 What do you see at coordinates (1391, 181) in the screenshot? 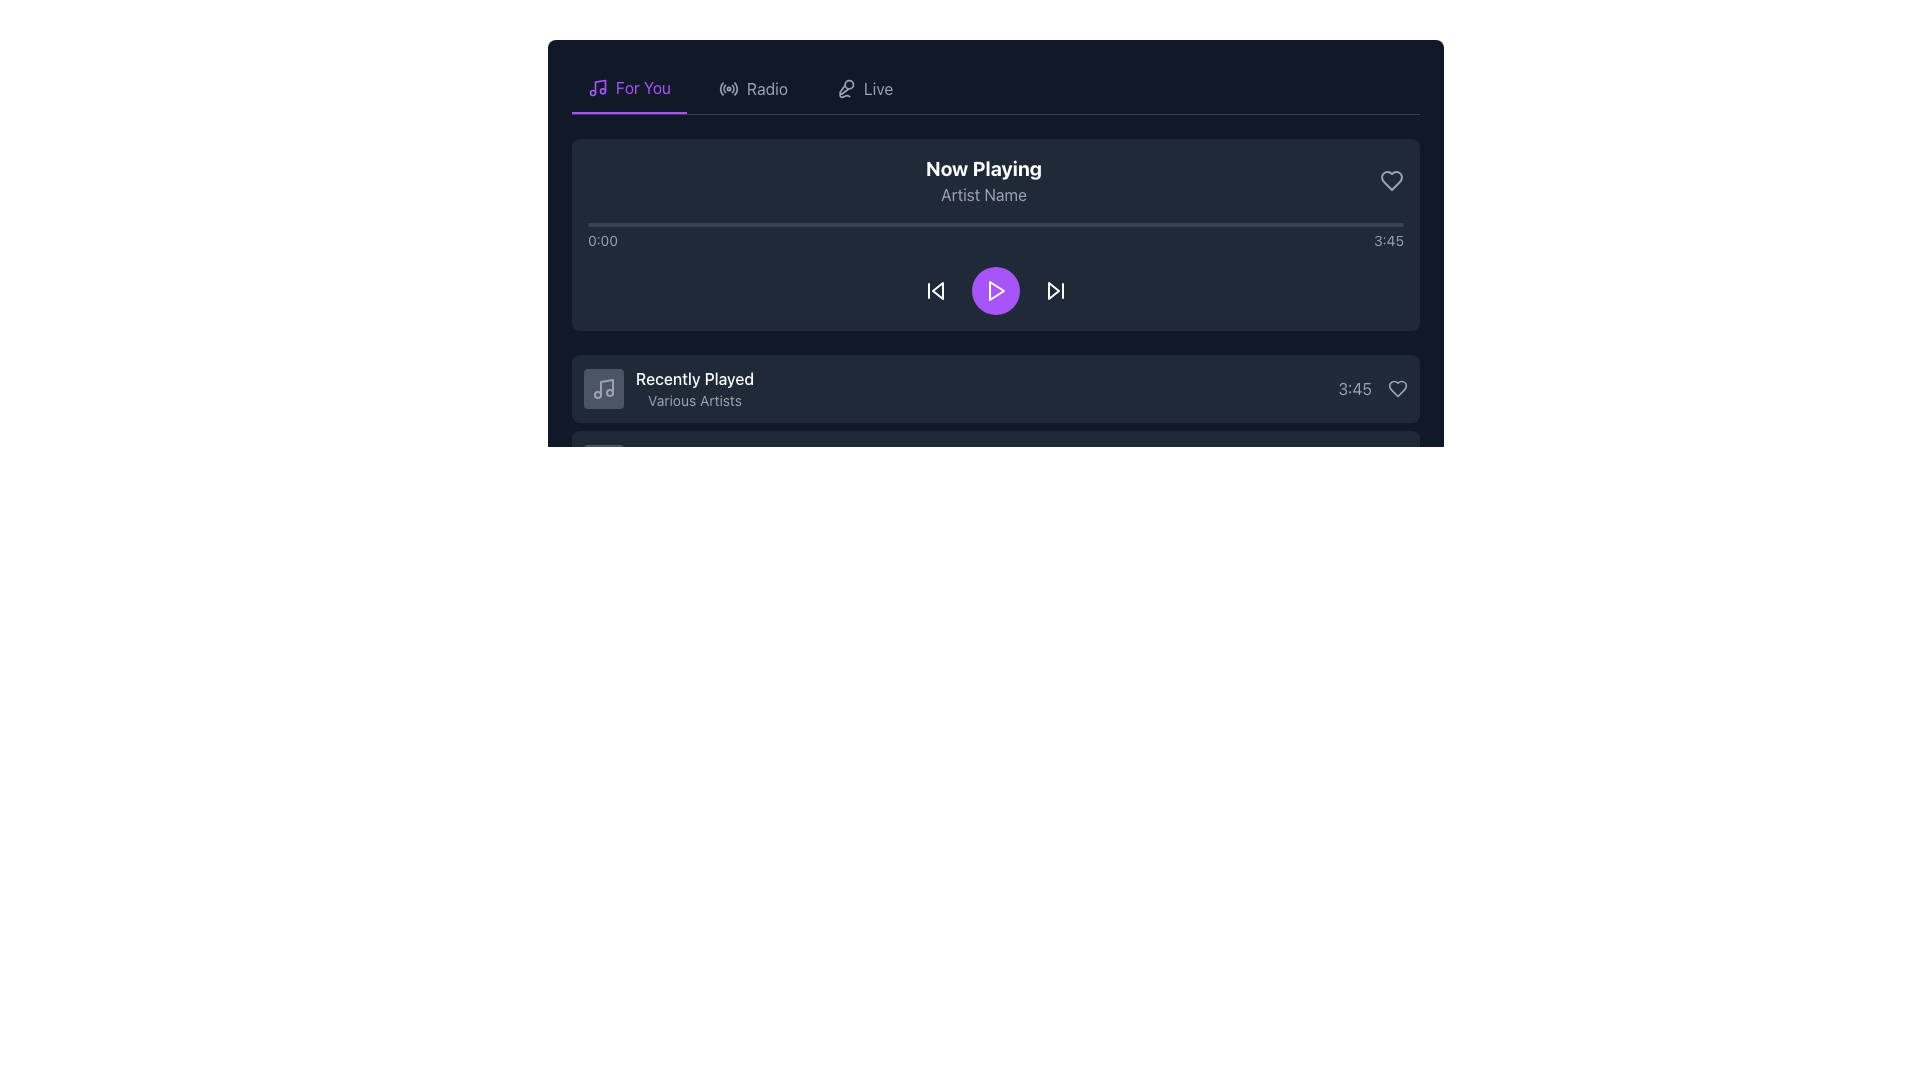
I see `the heart-shaped icon button located in the top-right portion of the card under the 'Now Playing' section to mark the item as favorite` at bounding box center [1391, 181].